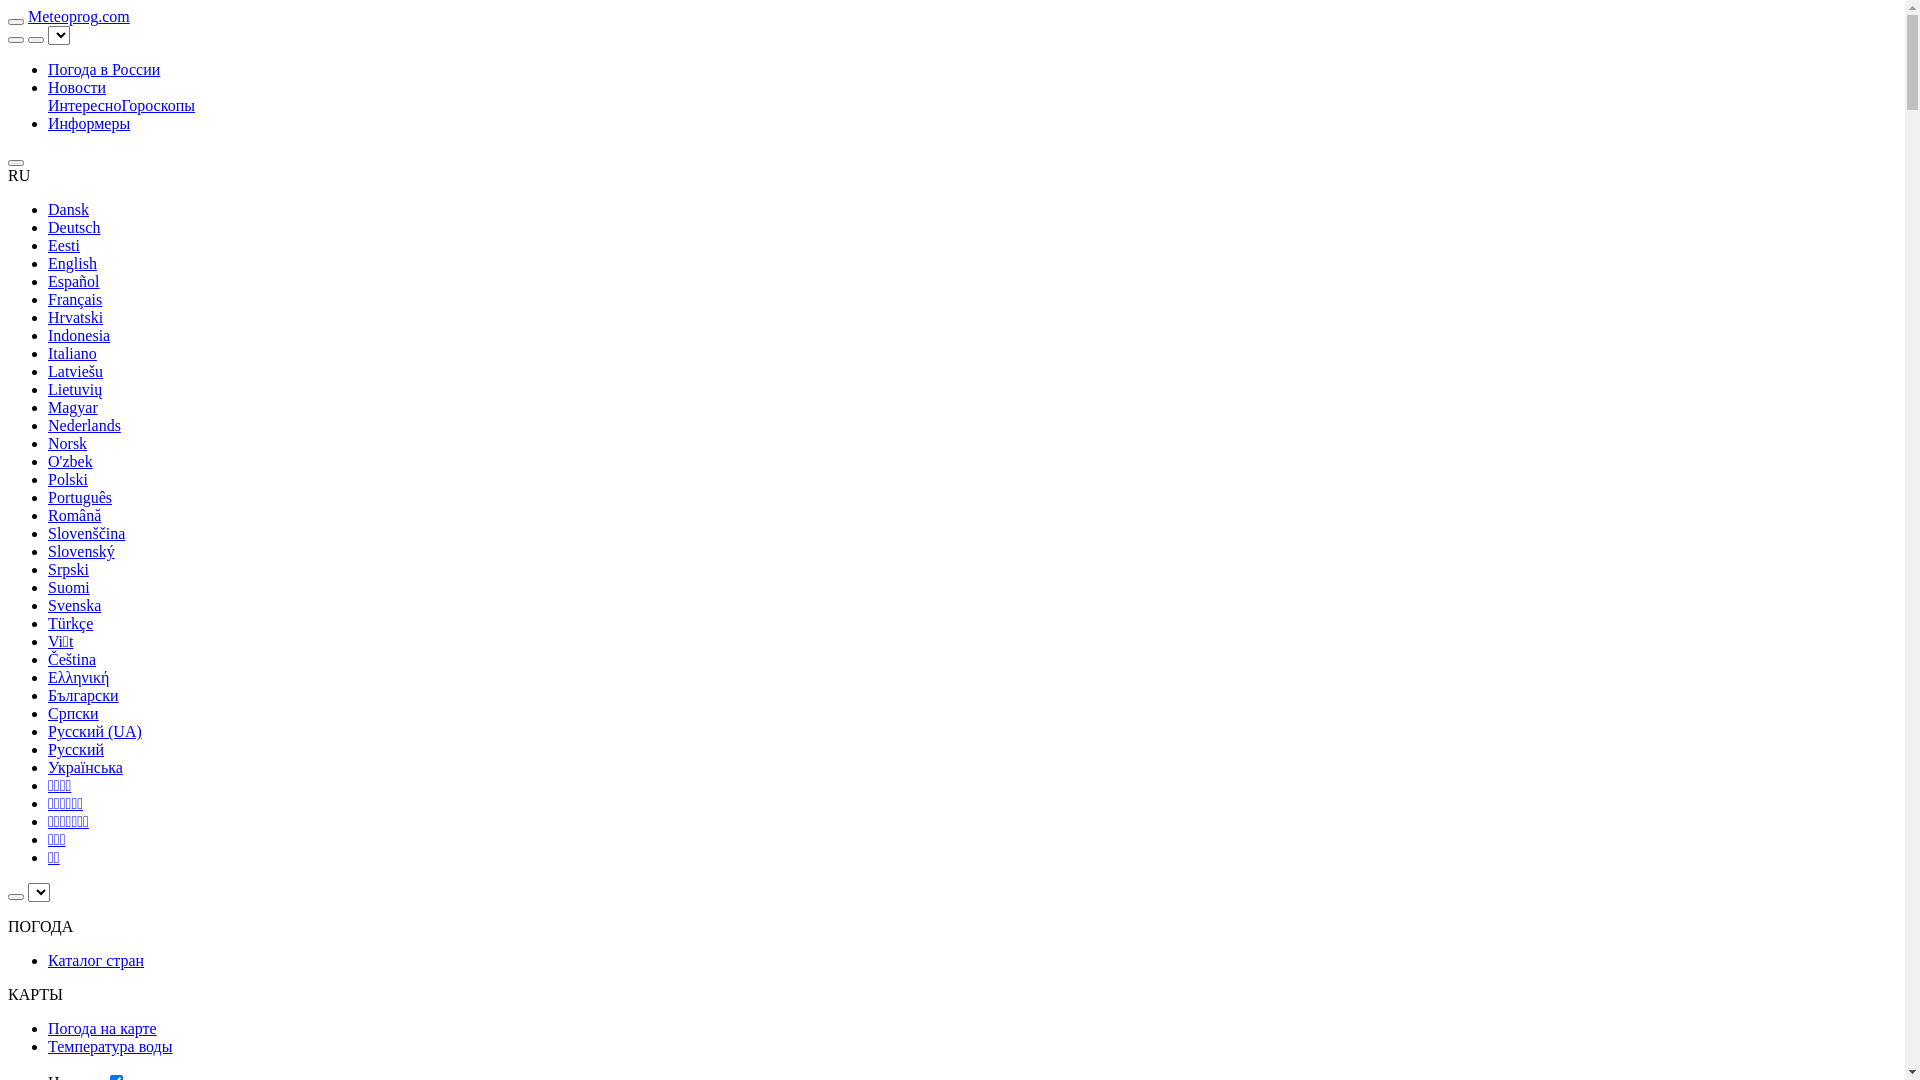 This screenshot has width=1920, height=1080. What do you see at coordinates (73, 226) in the screenshot?
I see `'Deutsch'` at bounding box center [73, 226].